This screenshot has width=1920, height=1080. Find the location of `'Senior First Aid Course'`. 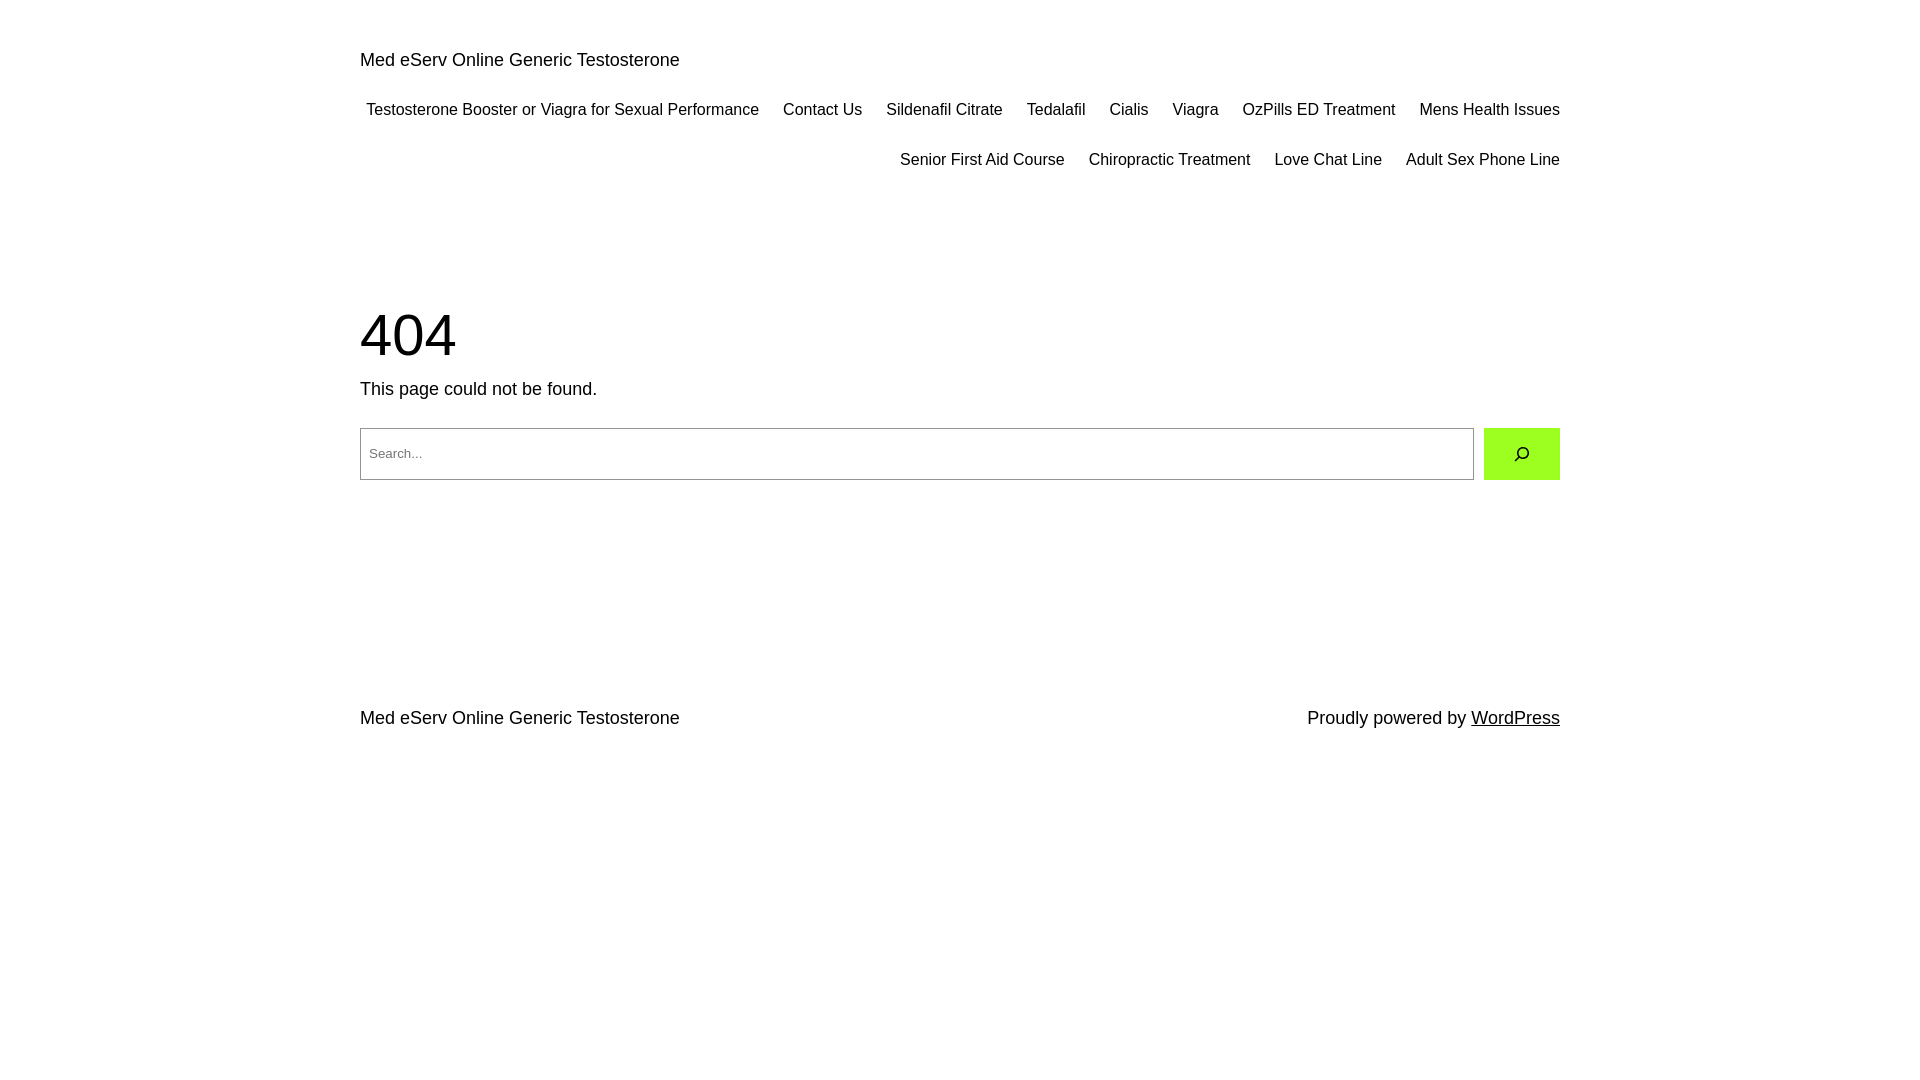

'Senior First Aid Course' is located at coordinates (899, 158).